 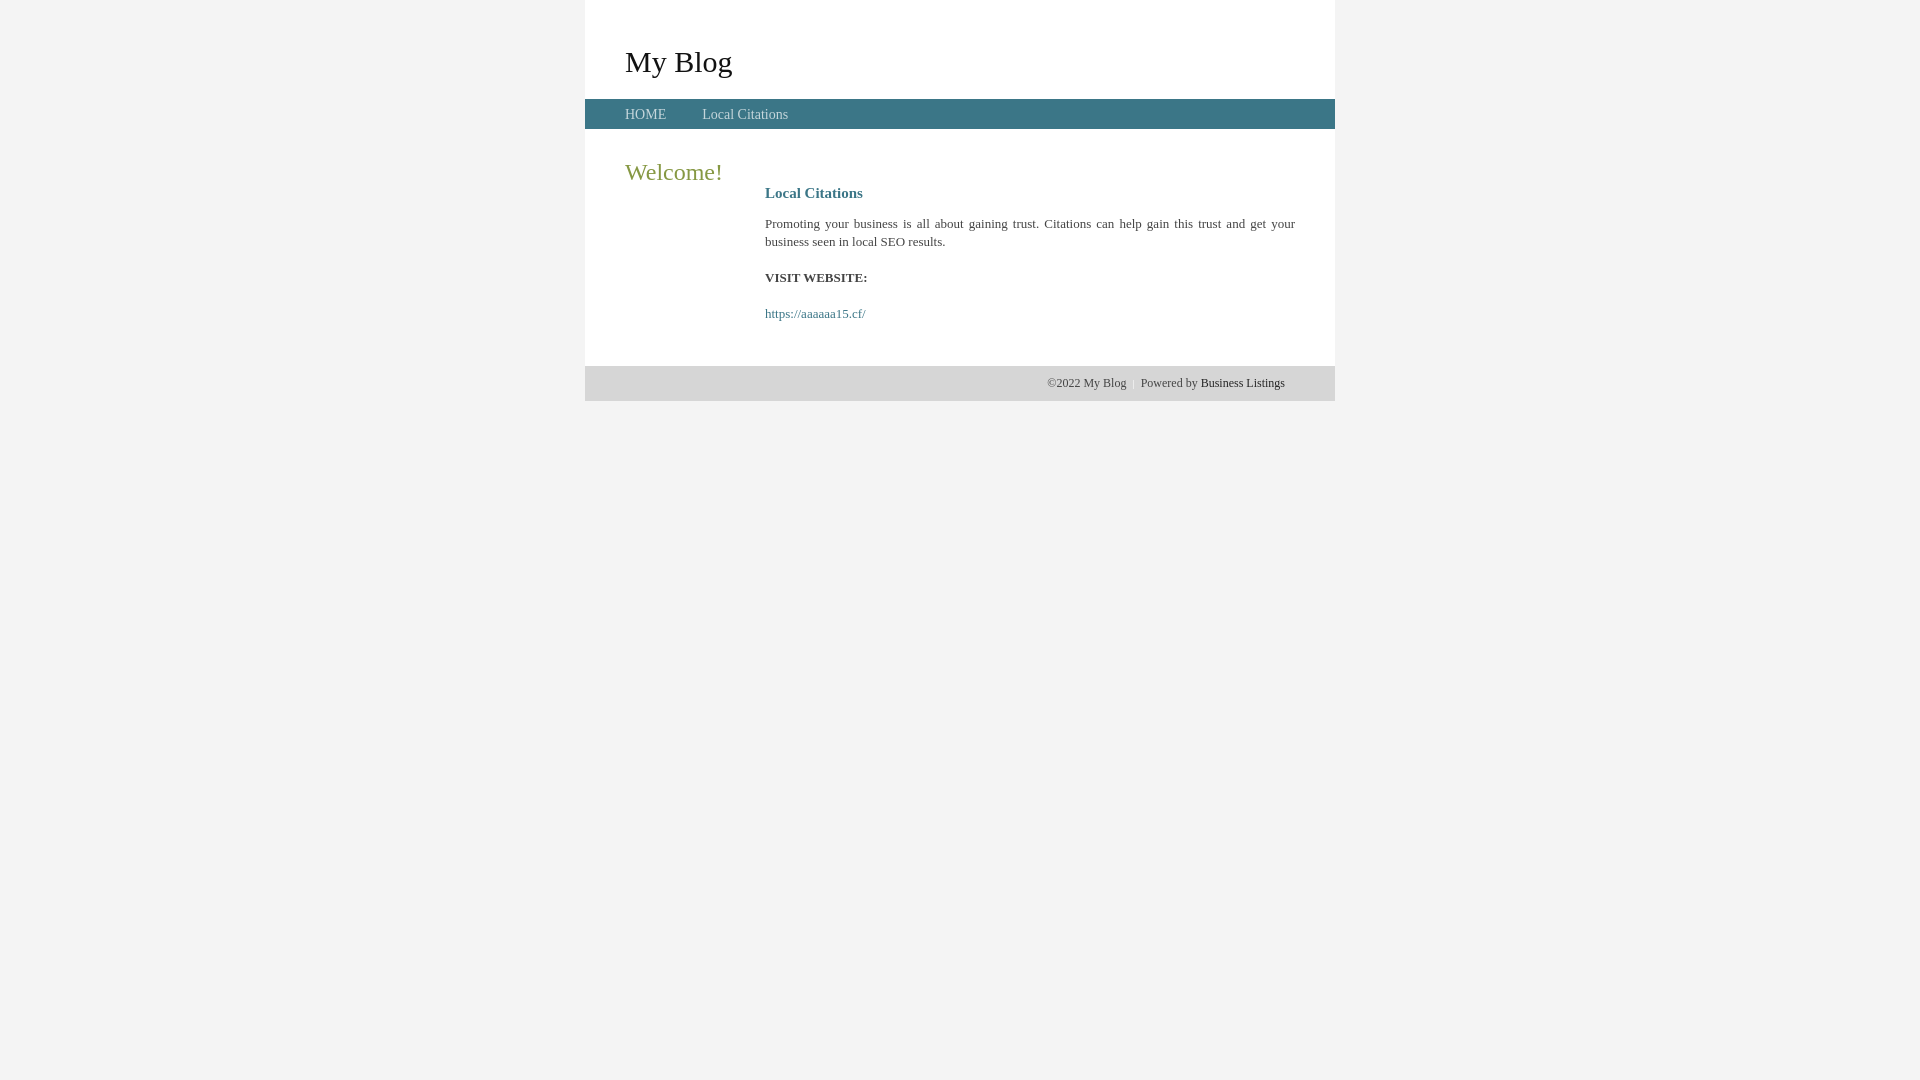 I want to click on 'HOME', so click(x=645, y=114).